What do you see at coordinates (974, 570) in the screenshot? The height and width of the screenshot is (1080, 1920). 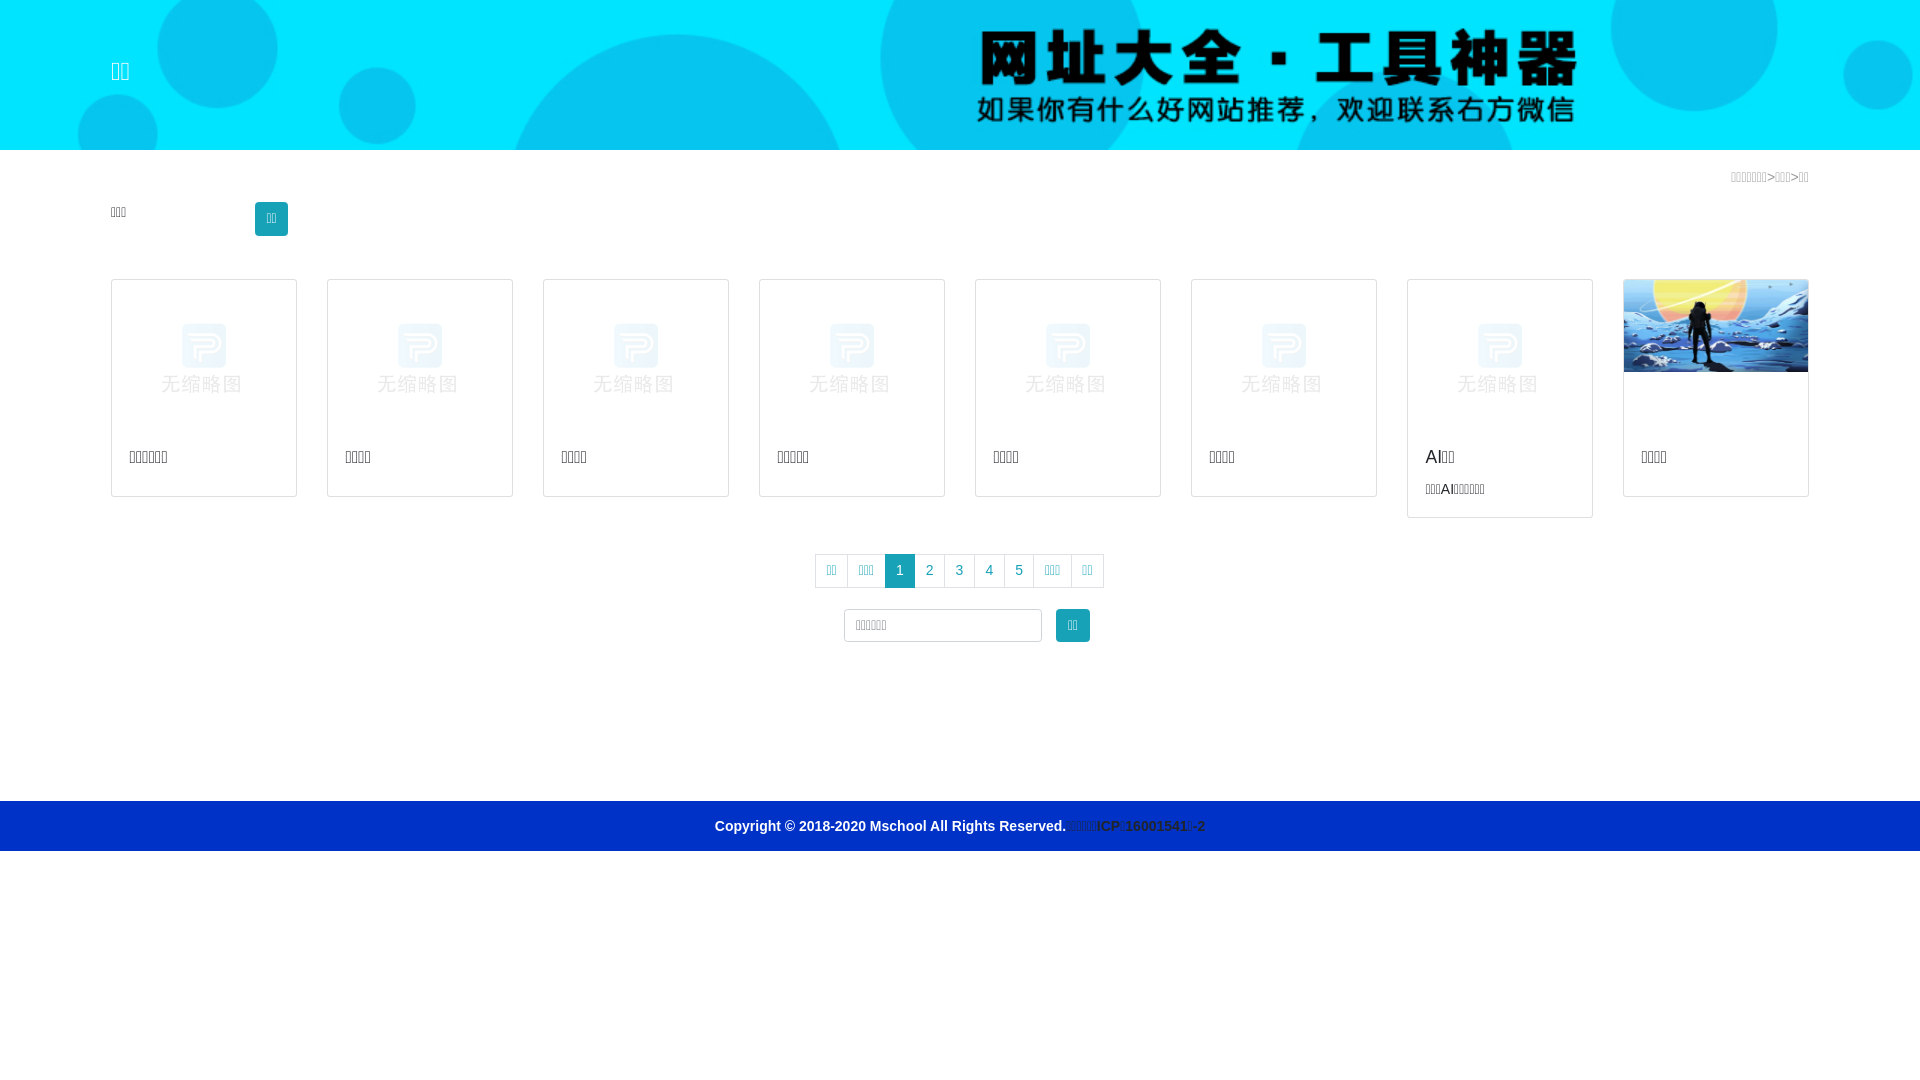 I see `'4'` at bounding box center [974, 570].